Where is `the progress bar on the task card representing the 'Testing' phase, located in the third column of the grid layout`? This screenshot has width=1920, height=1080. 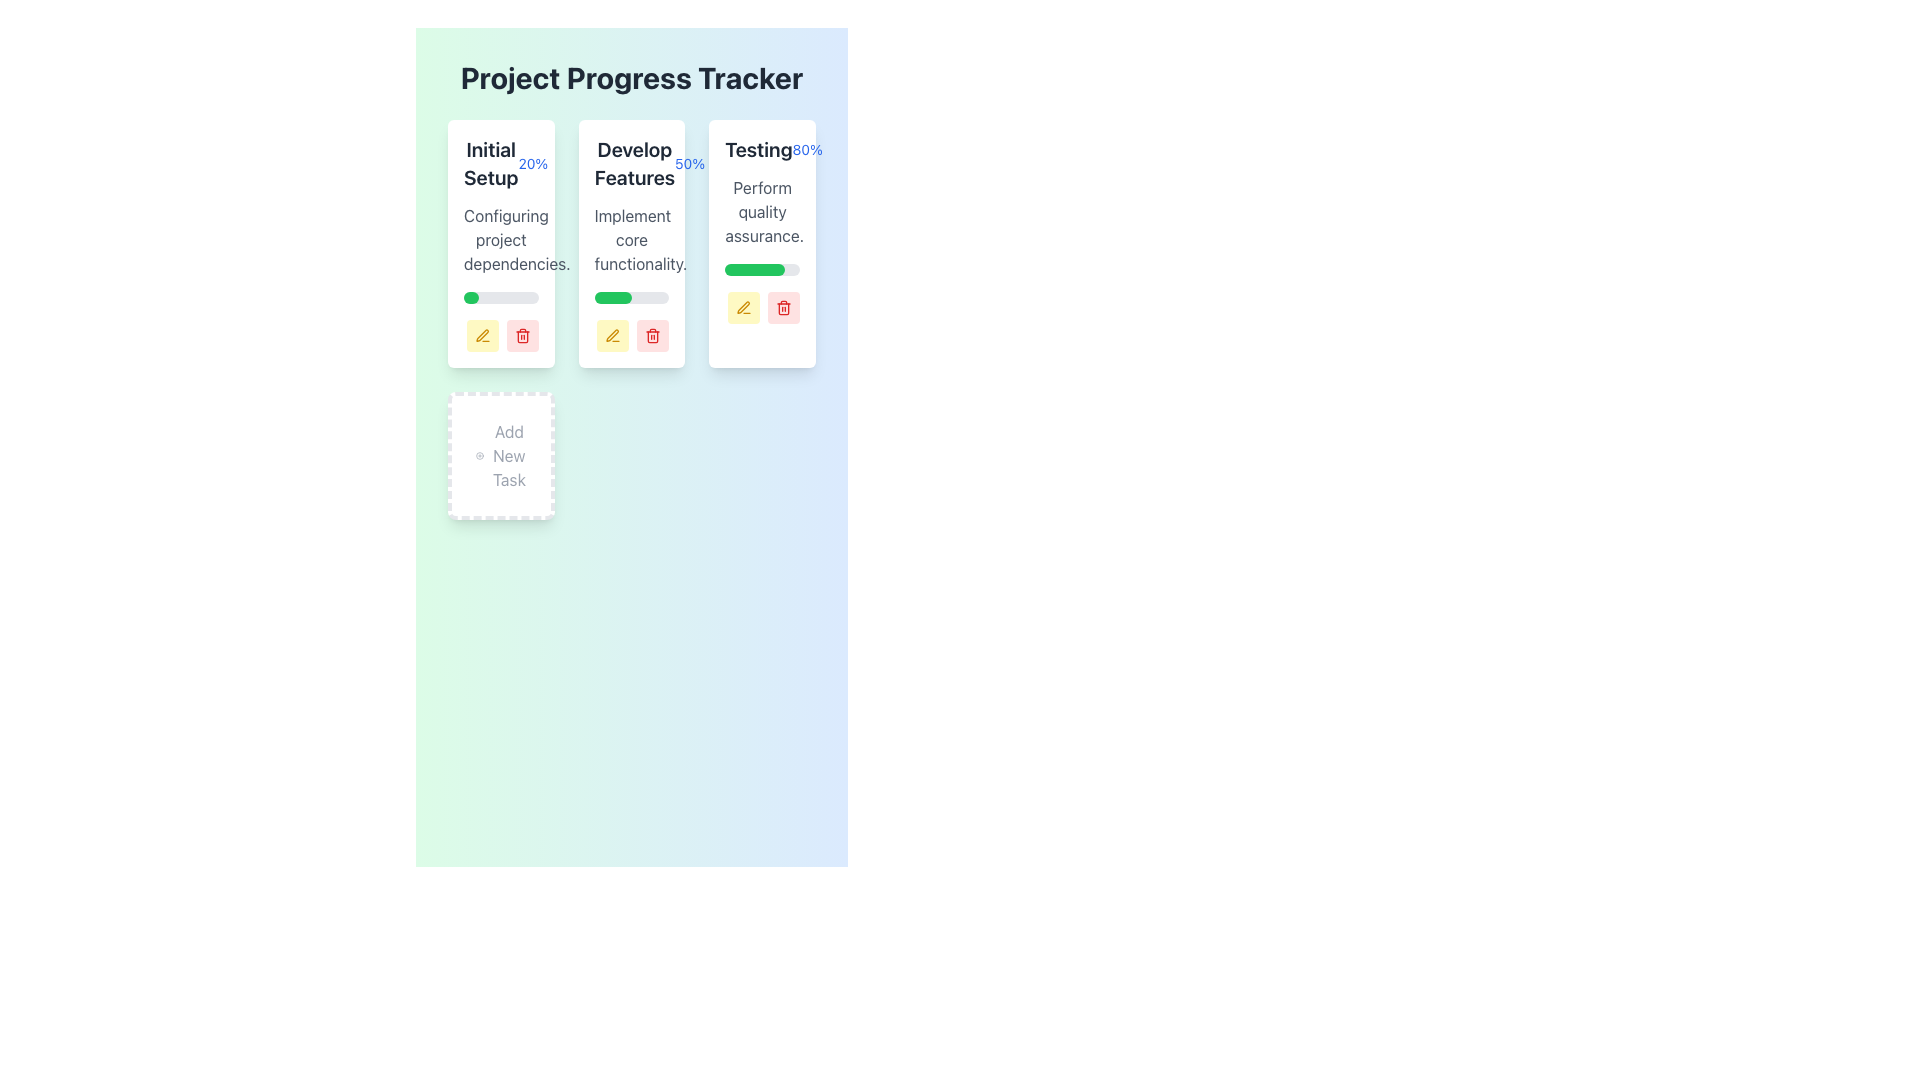 the progress bar on the task card representing the 'Testing' phase, located in the third column of the grid layout is located at coordinates (761, 242).